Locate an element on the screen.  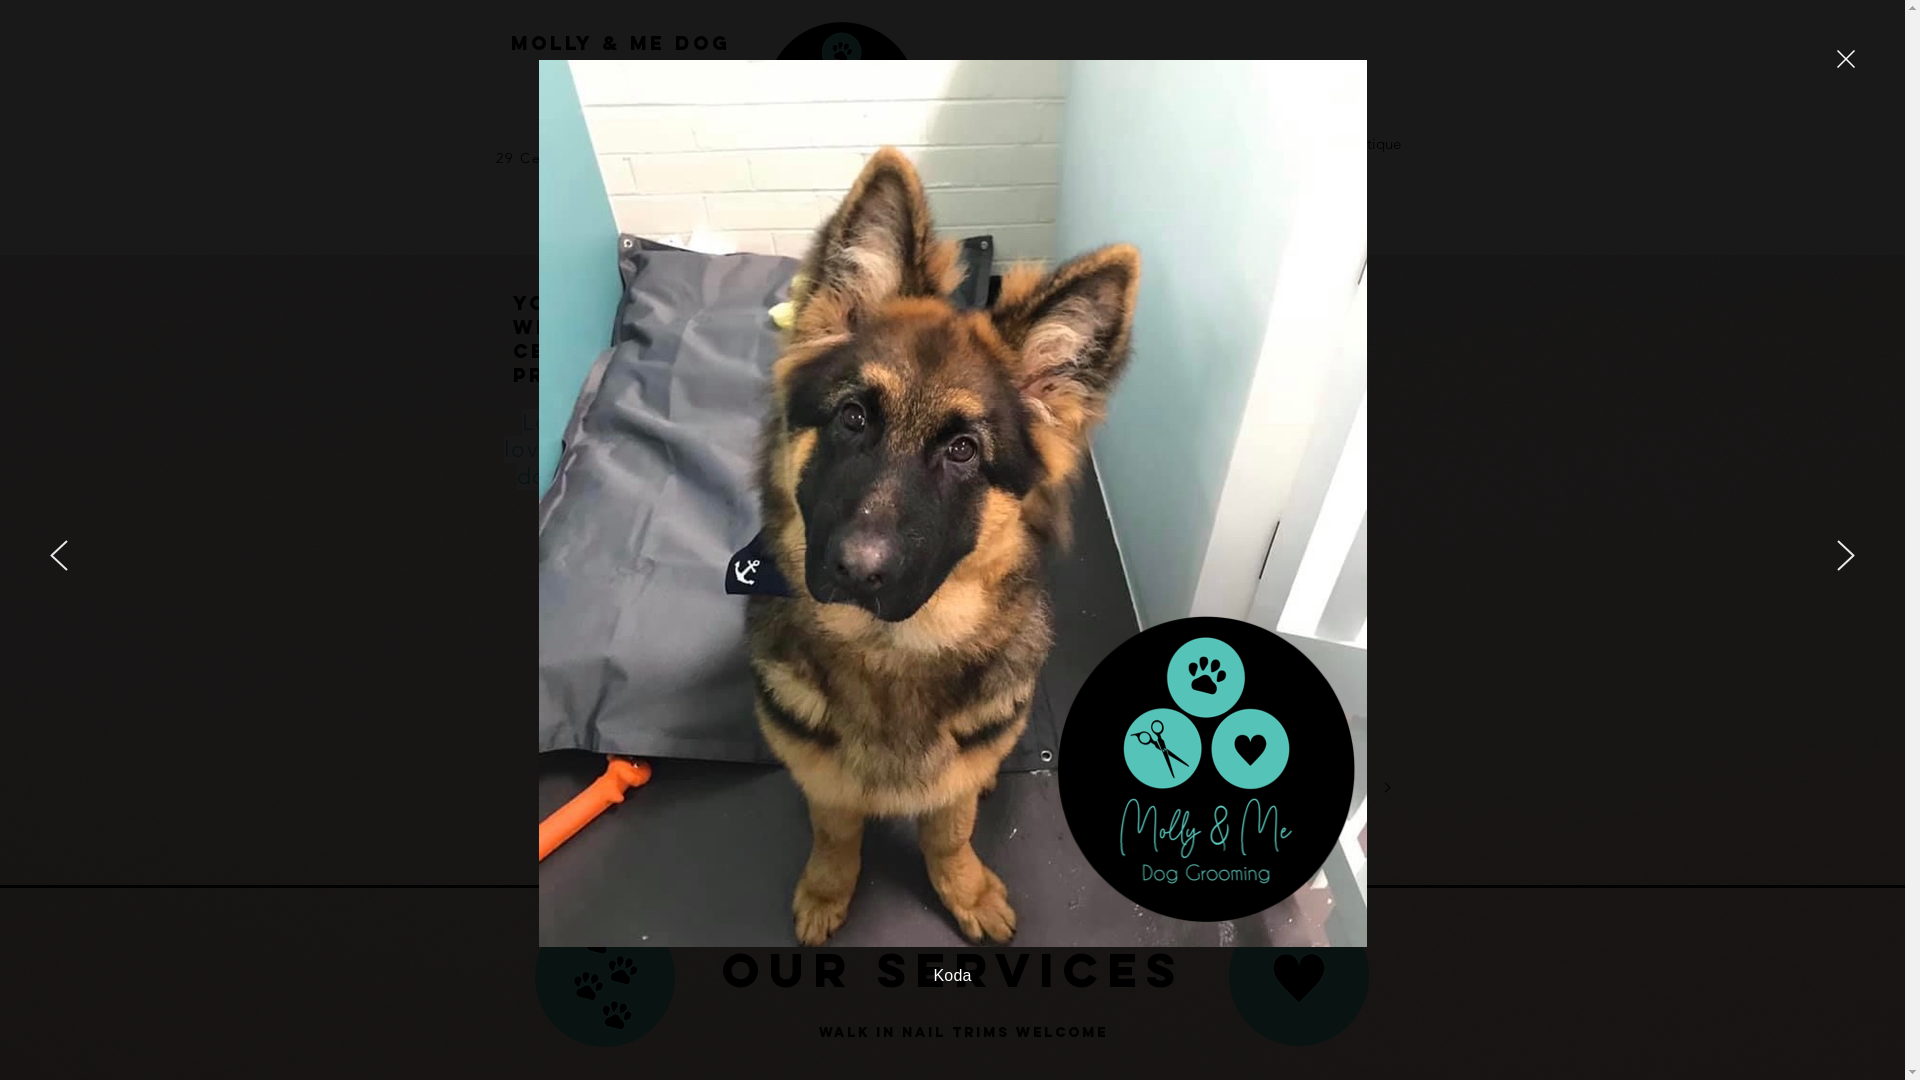
'29 Centre Road, Vermont 3133' is located at coordinates (619, 157).